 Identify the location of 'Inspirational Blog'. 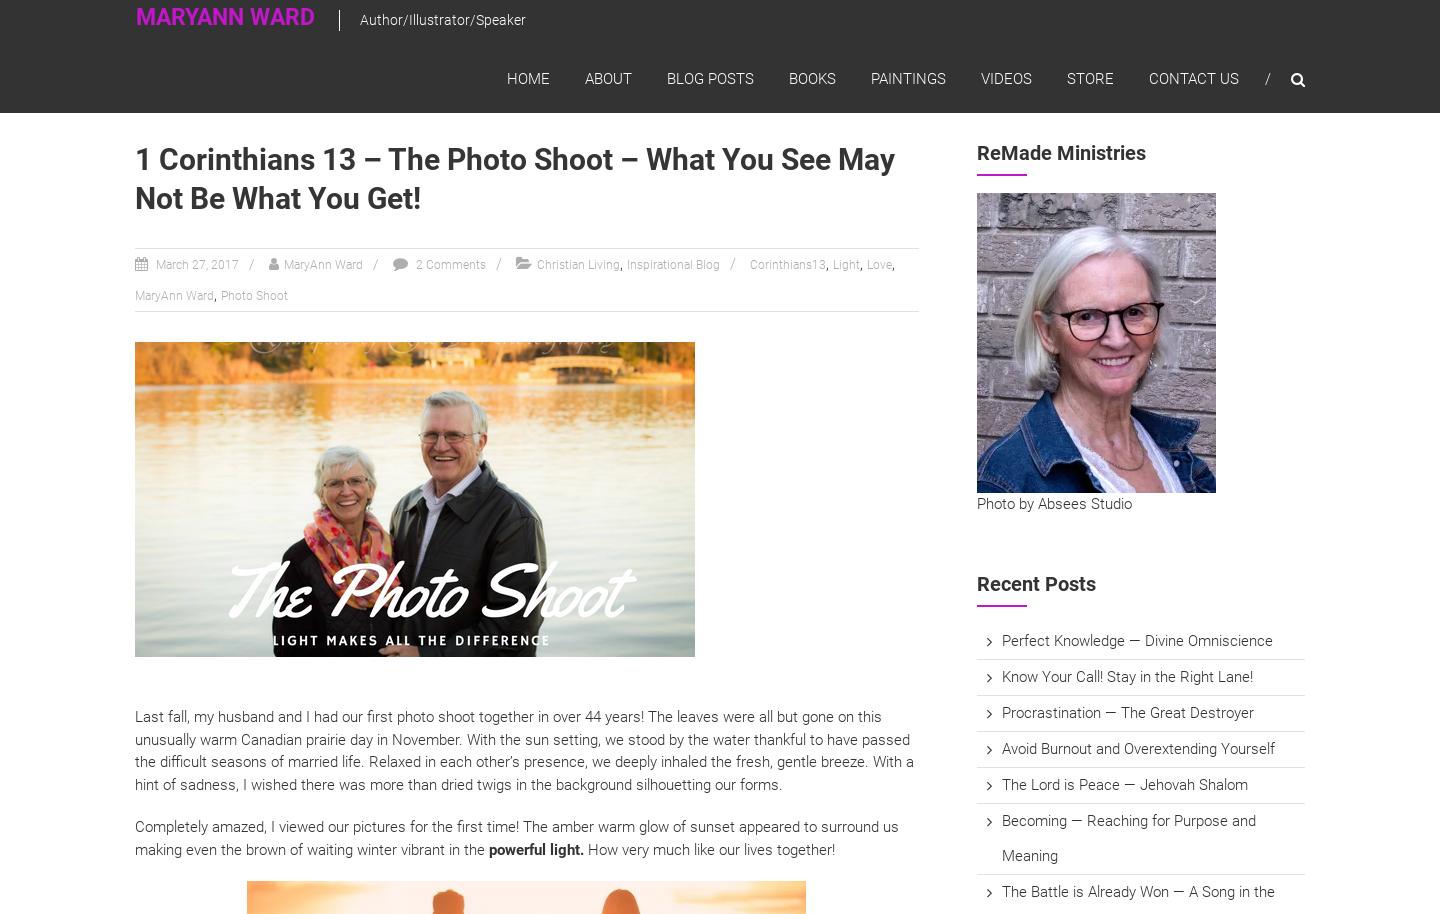
(625, 263).